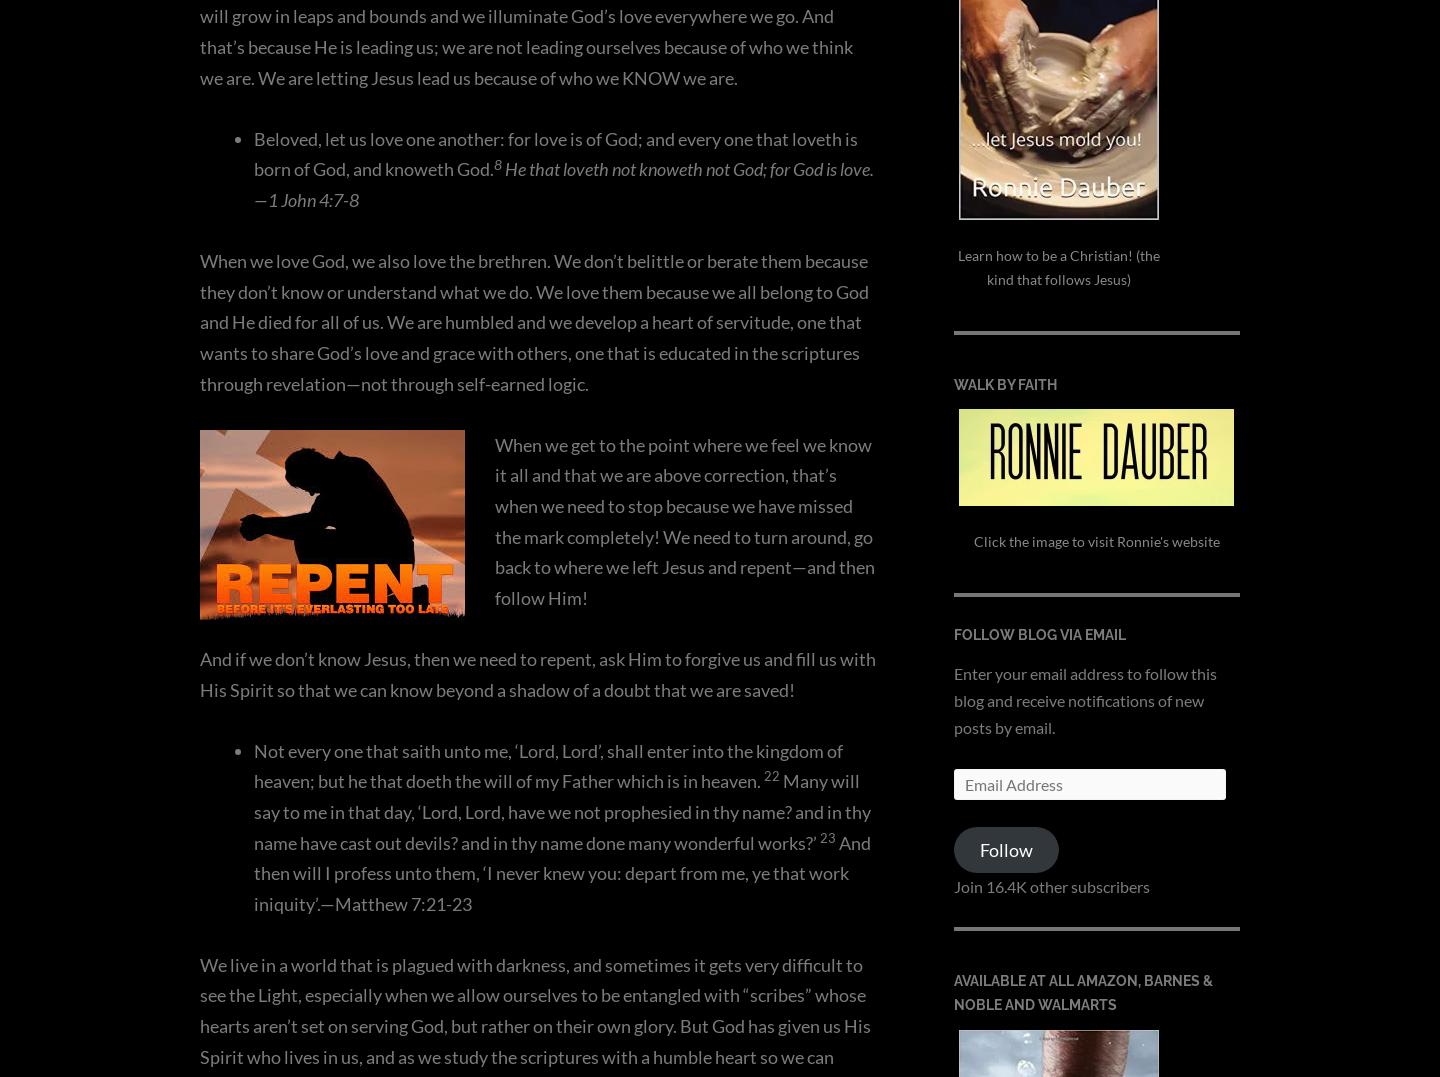  What do you see at coordinates (685, 519) in the screenshot?
I see `'When we get to the point where we feel we know it all and that we are above correction, that’s when we need to stop because we have missed the mark completely! We need to turn around, go back to where we left Jesus and repent—and then follow Him!'` at bounding box center [685, 519].